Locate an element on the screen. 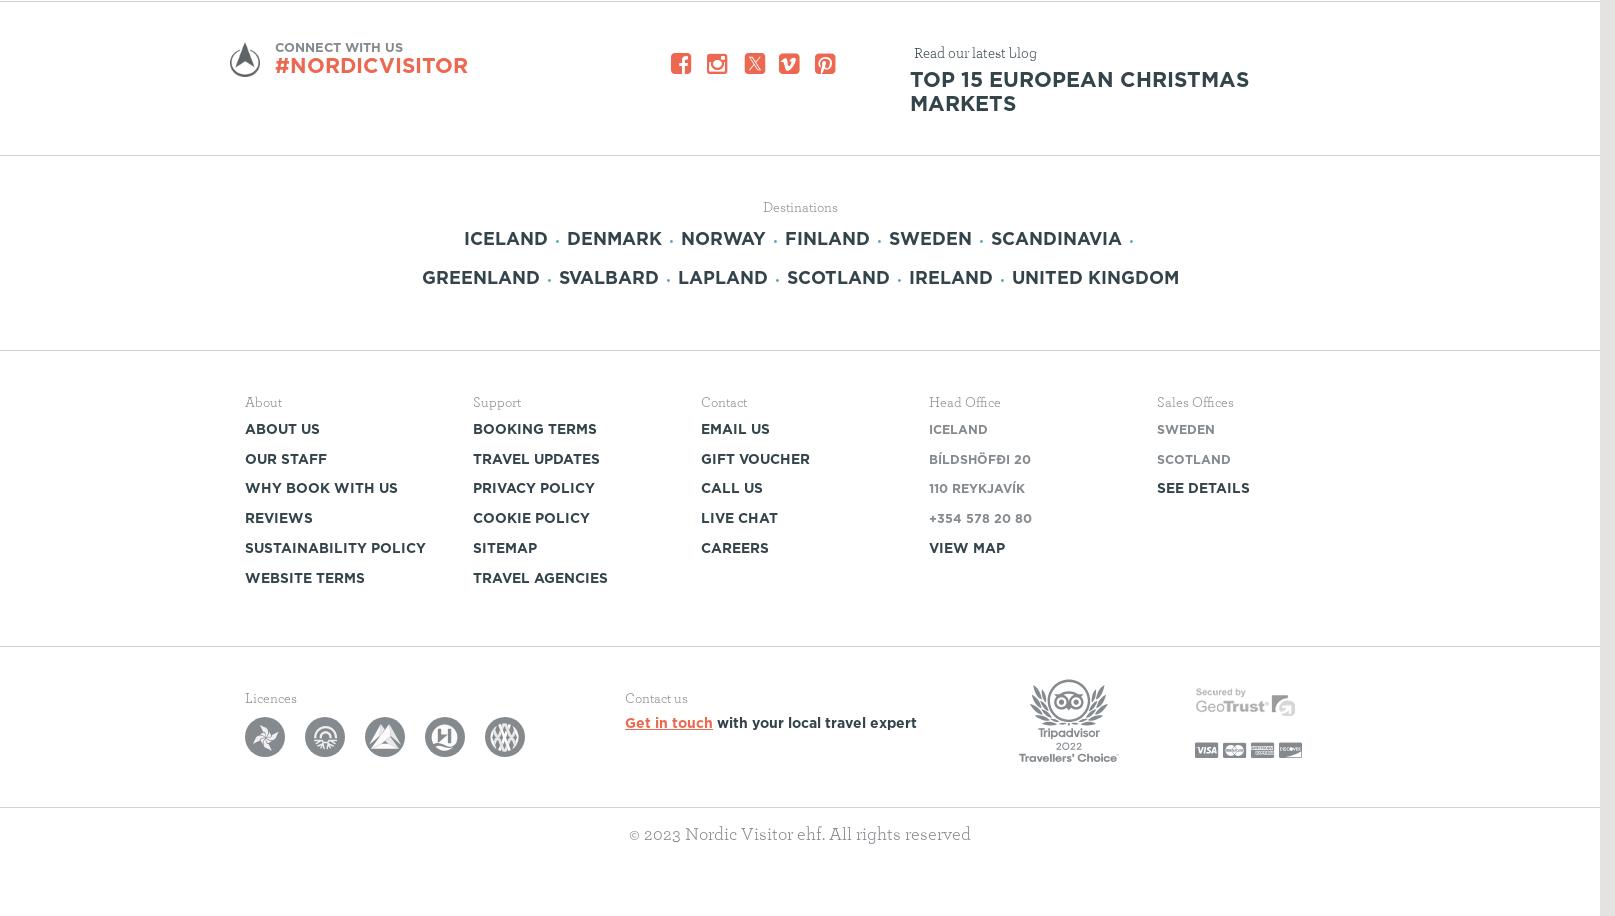 The width and height of the screenshot is (1615, 916). 'Denmark' is located at coordinates (567, 237).